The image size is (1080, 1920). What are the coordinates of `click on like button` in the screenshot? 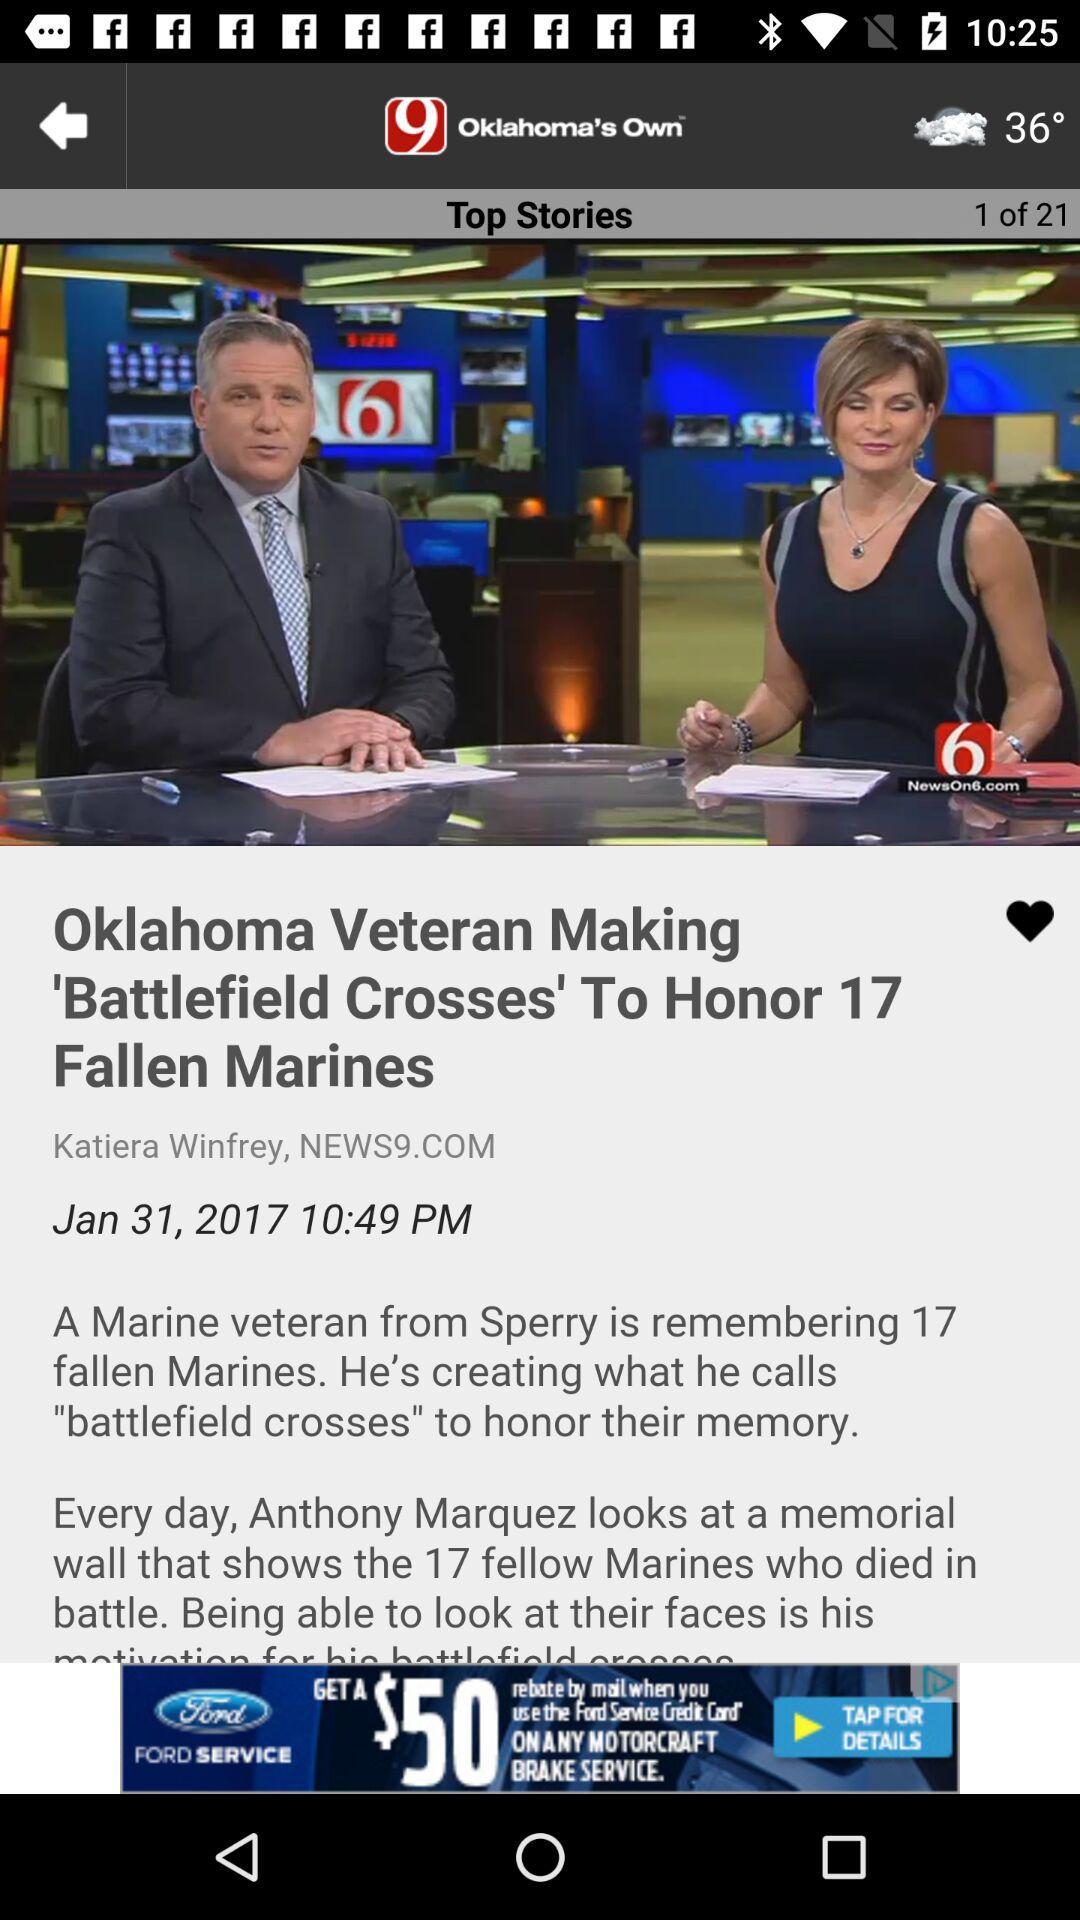 It's located at (1017, 920).